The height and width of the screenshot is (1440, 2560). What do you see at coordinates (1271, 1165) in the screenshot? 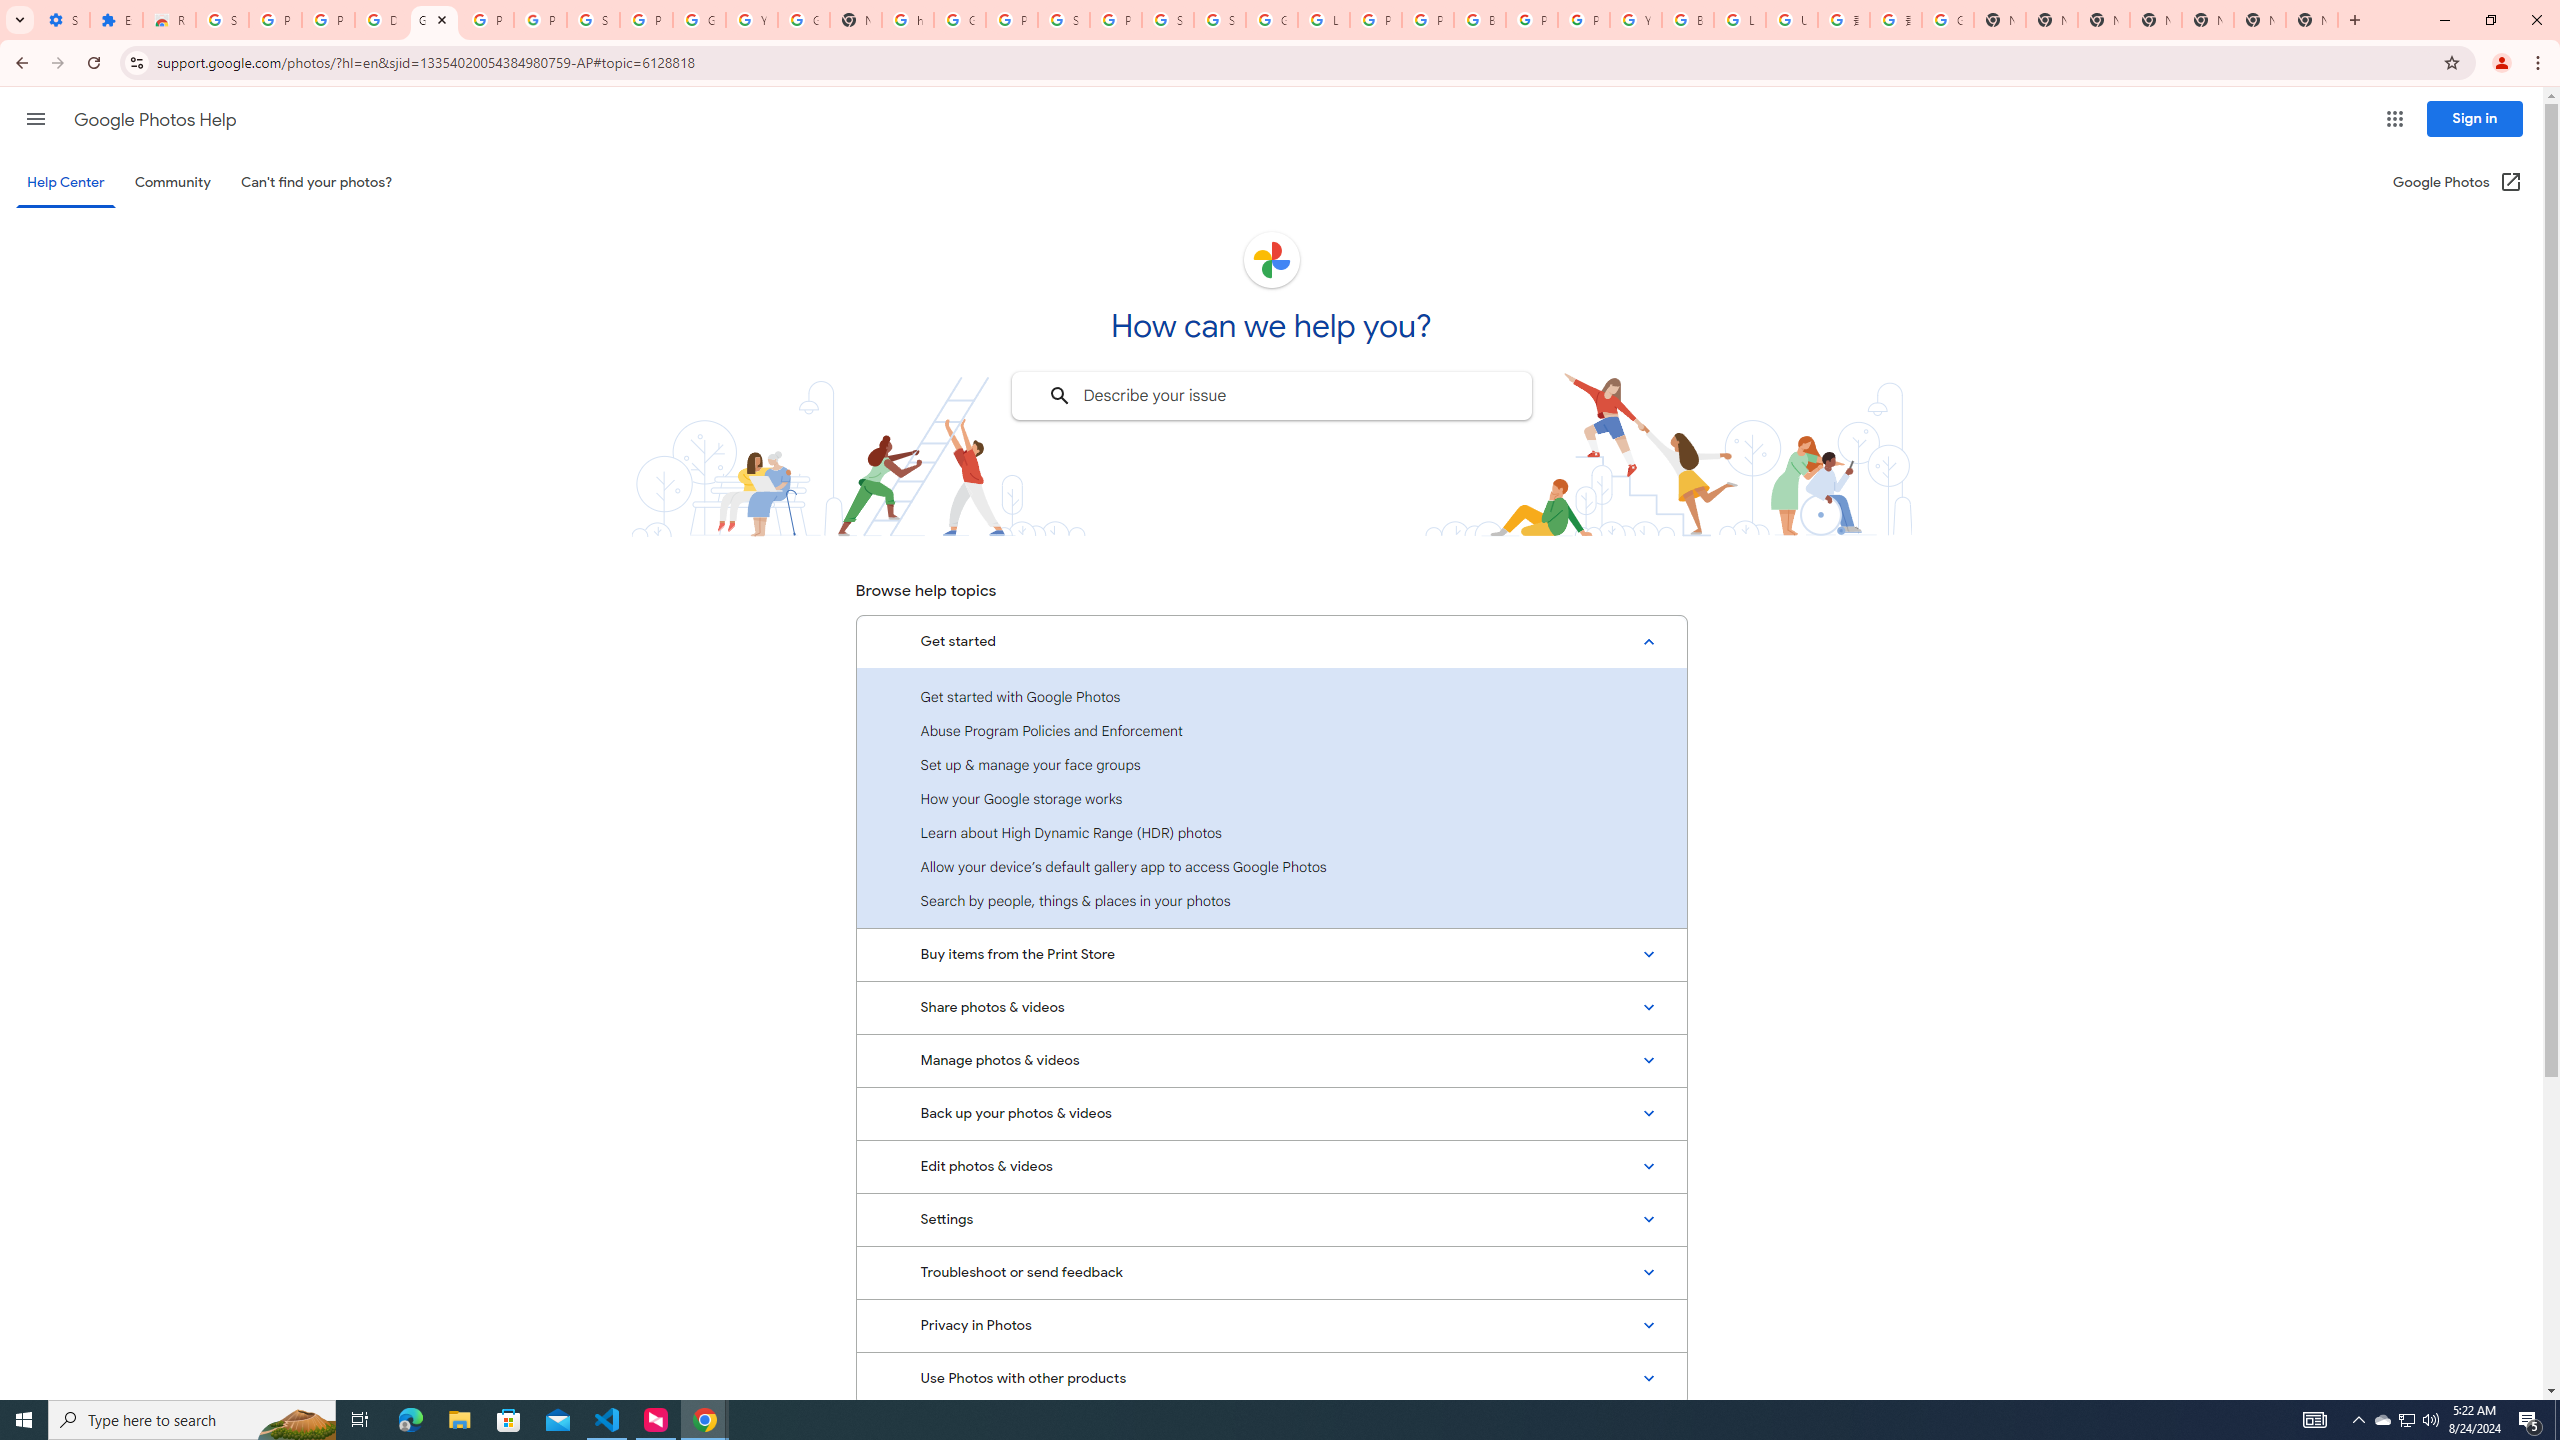
I see `'Edit photos & videos'` at bounding box center [1271, 1165].